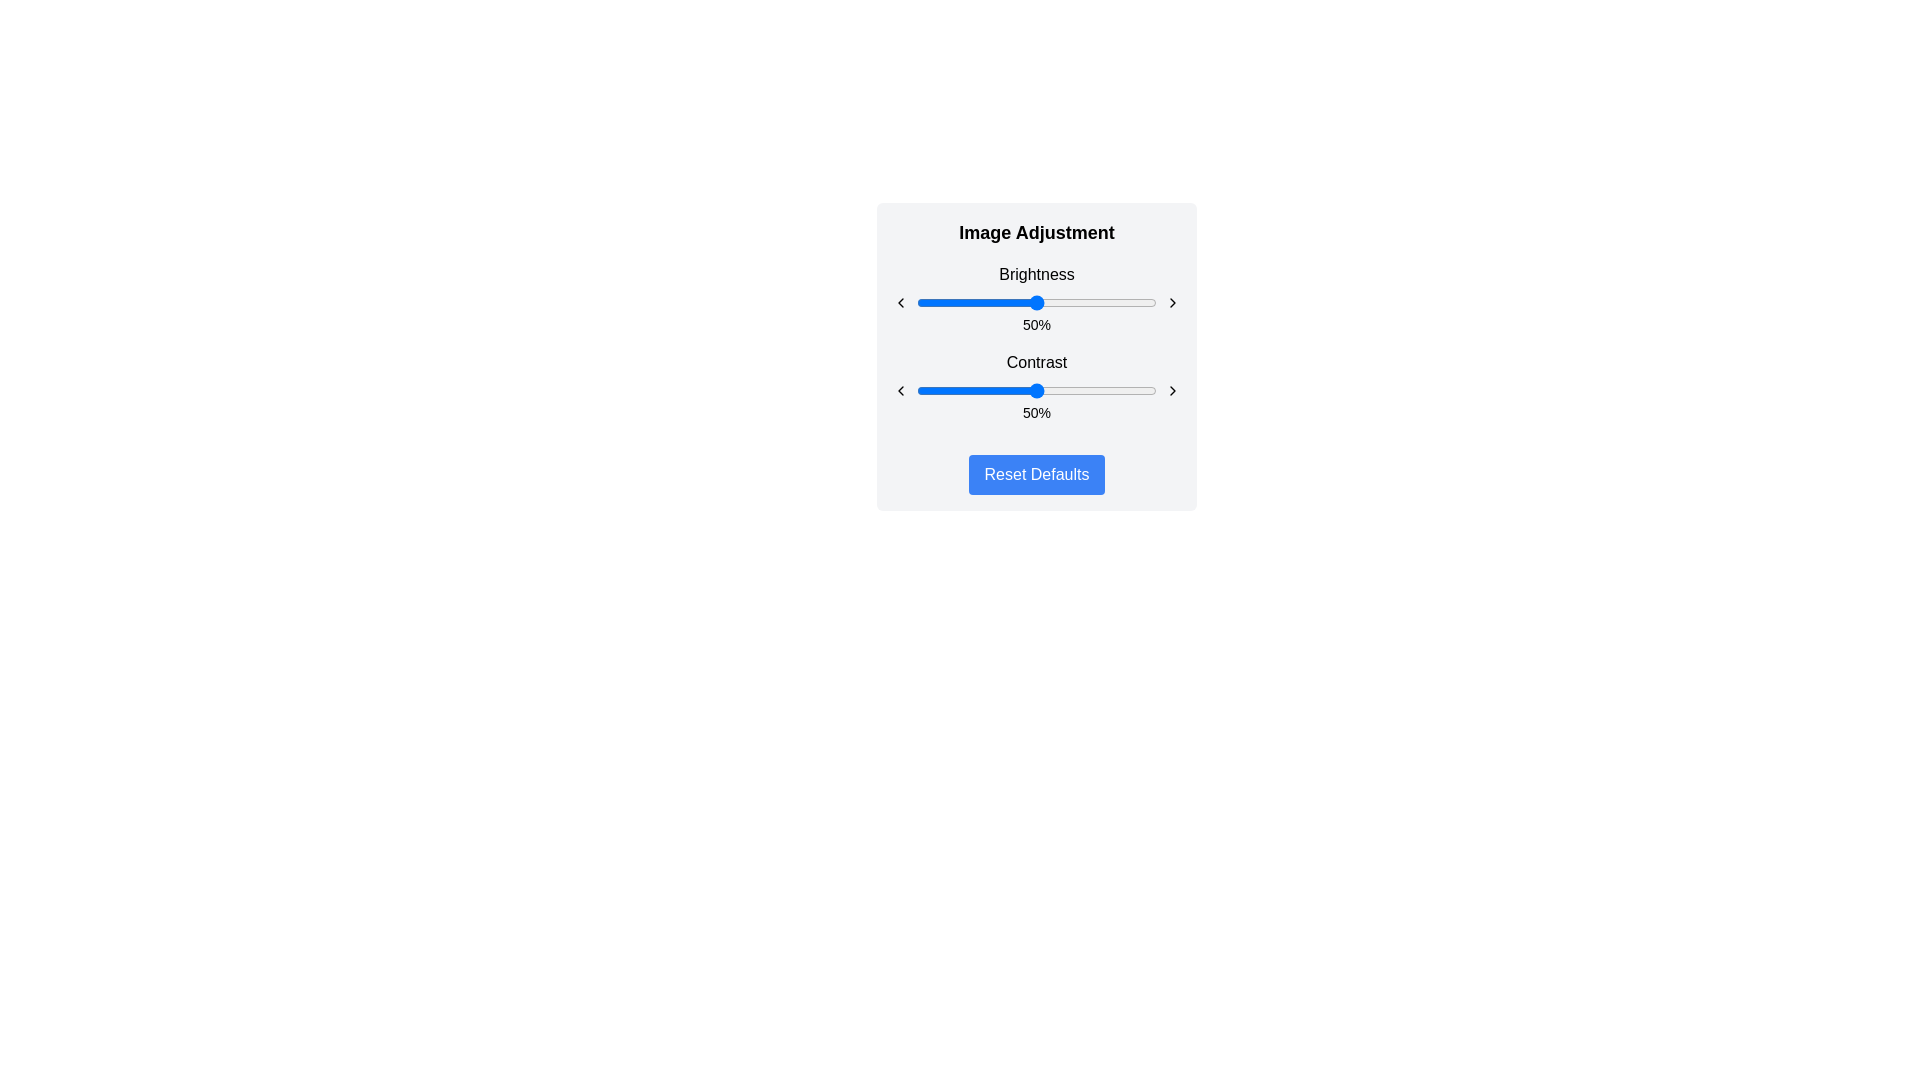  I want to click on brightness, so click(1008, 303).